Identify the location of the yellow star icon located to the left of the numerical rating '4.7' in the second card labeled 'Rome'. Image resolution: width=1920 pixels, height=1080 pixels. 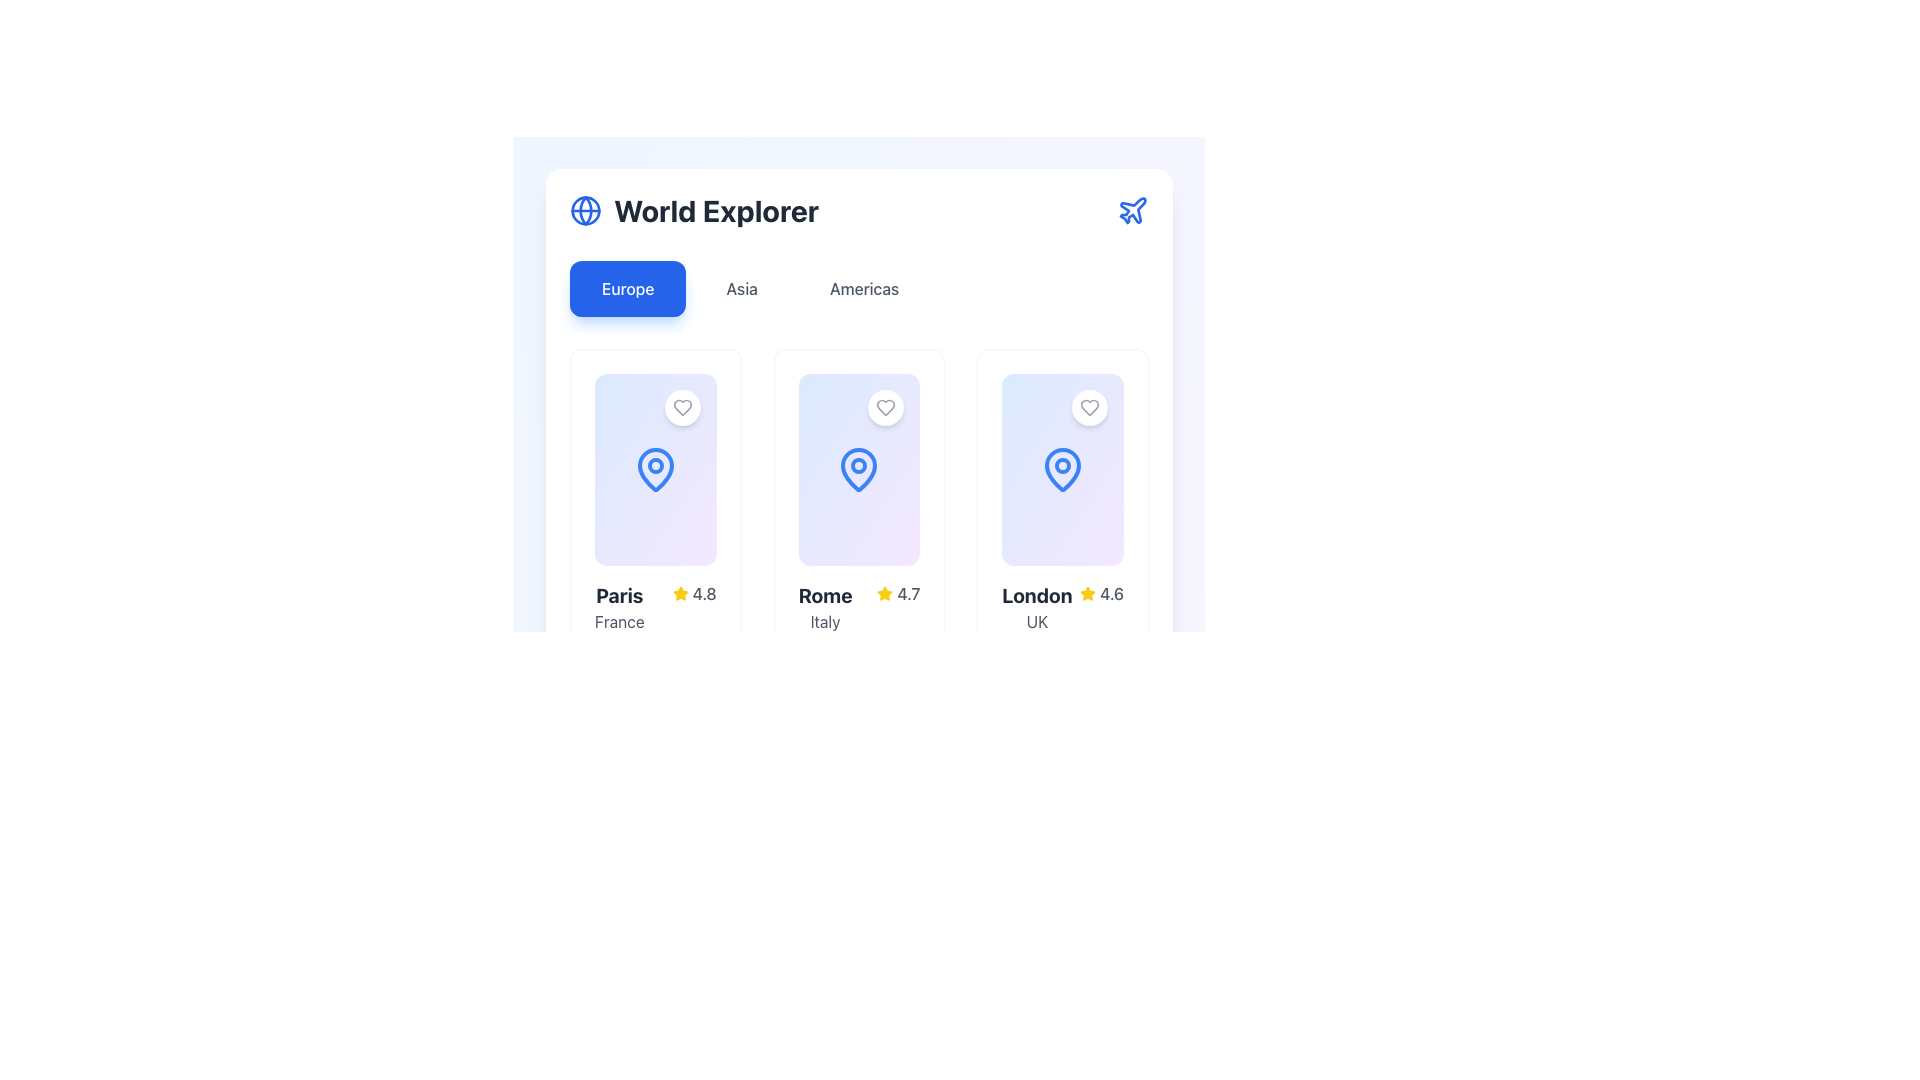
(884, 593).